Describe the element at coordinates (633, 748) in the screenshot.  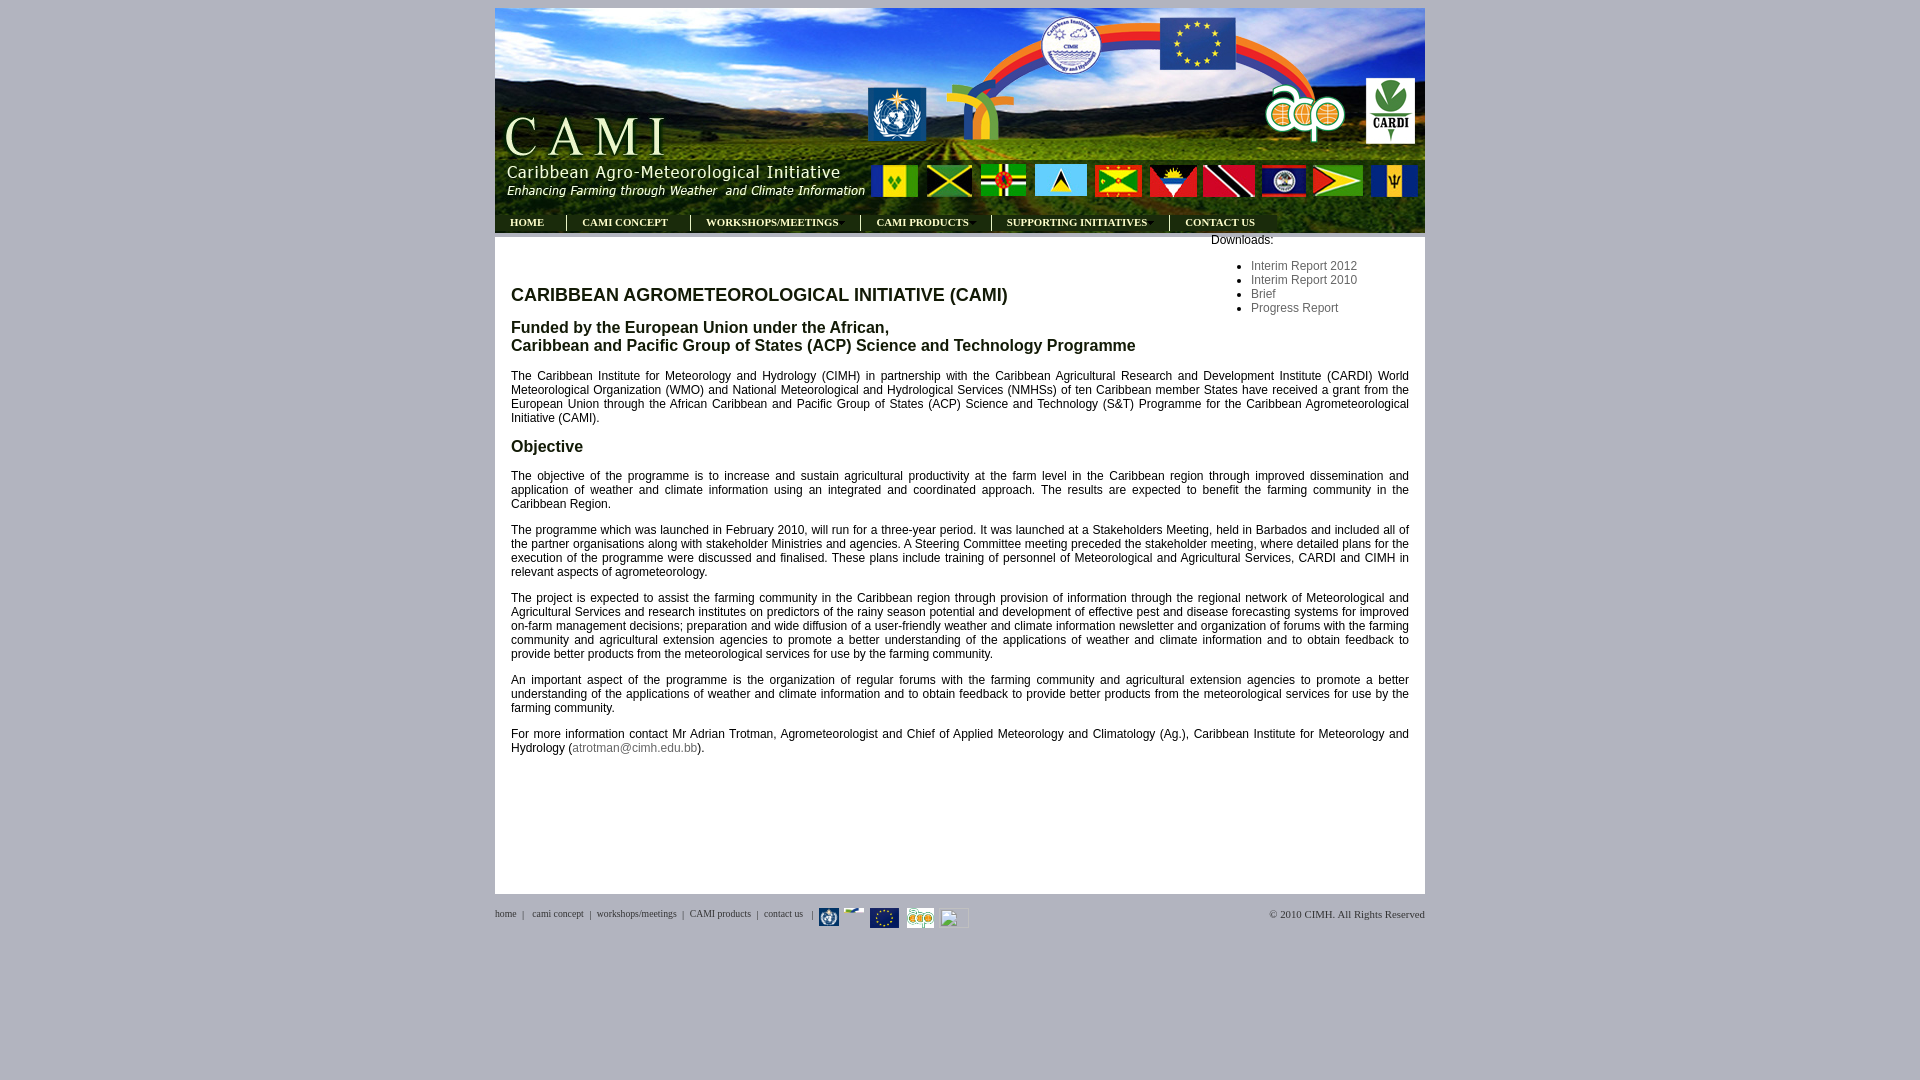
I see `'atrotman@cimh.edu.bb'` at that location.